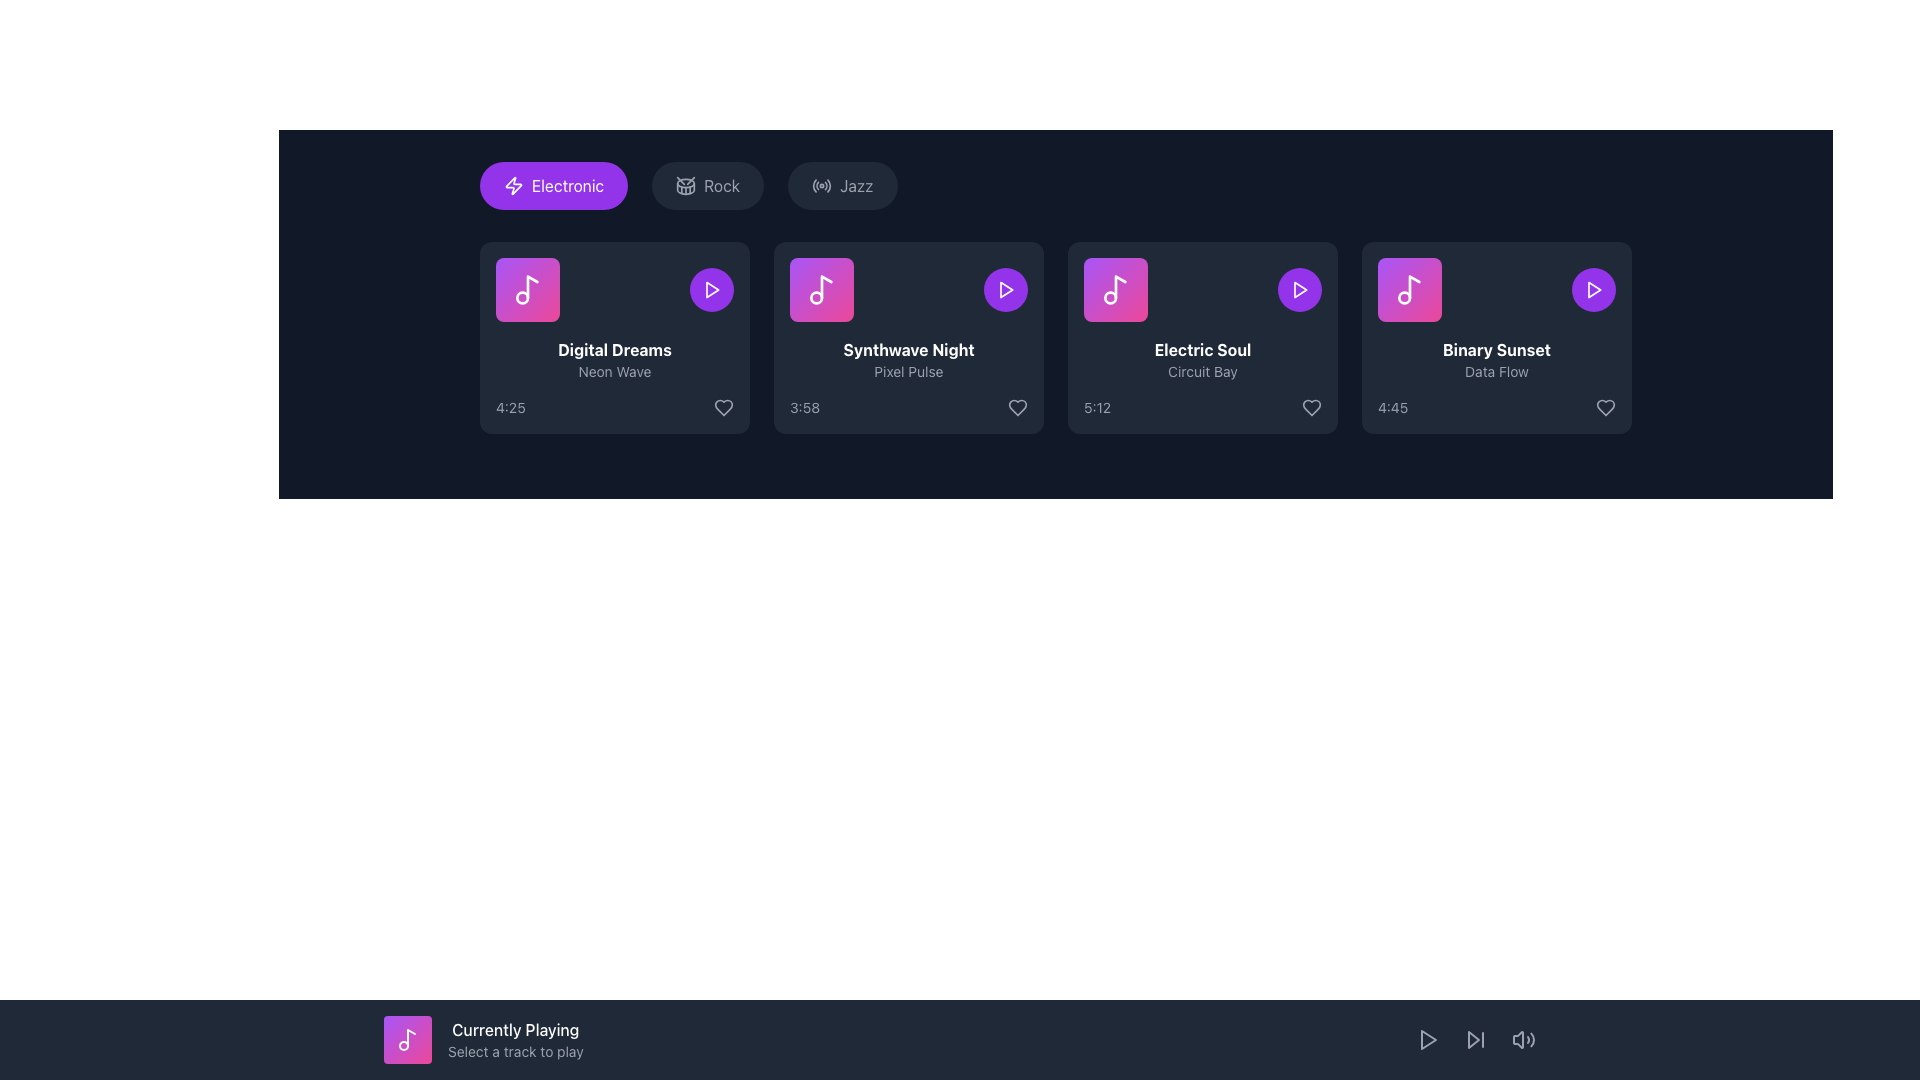  I want to click on the icon button representing the music track located on the second card in a row of music cards, which serves as a visual anchor for the track, so click(821, 289).